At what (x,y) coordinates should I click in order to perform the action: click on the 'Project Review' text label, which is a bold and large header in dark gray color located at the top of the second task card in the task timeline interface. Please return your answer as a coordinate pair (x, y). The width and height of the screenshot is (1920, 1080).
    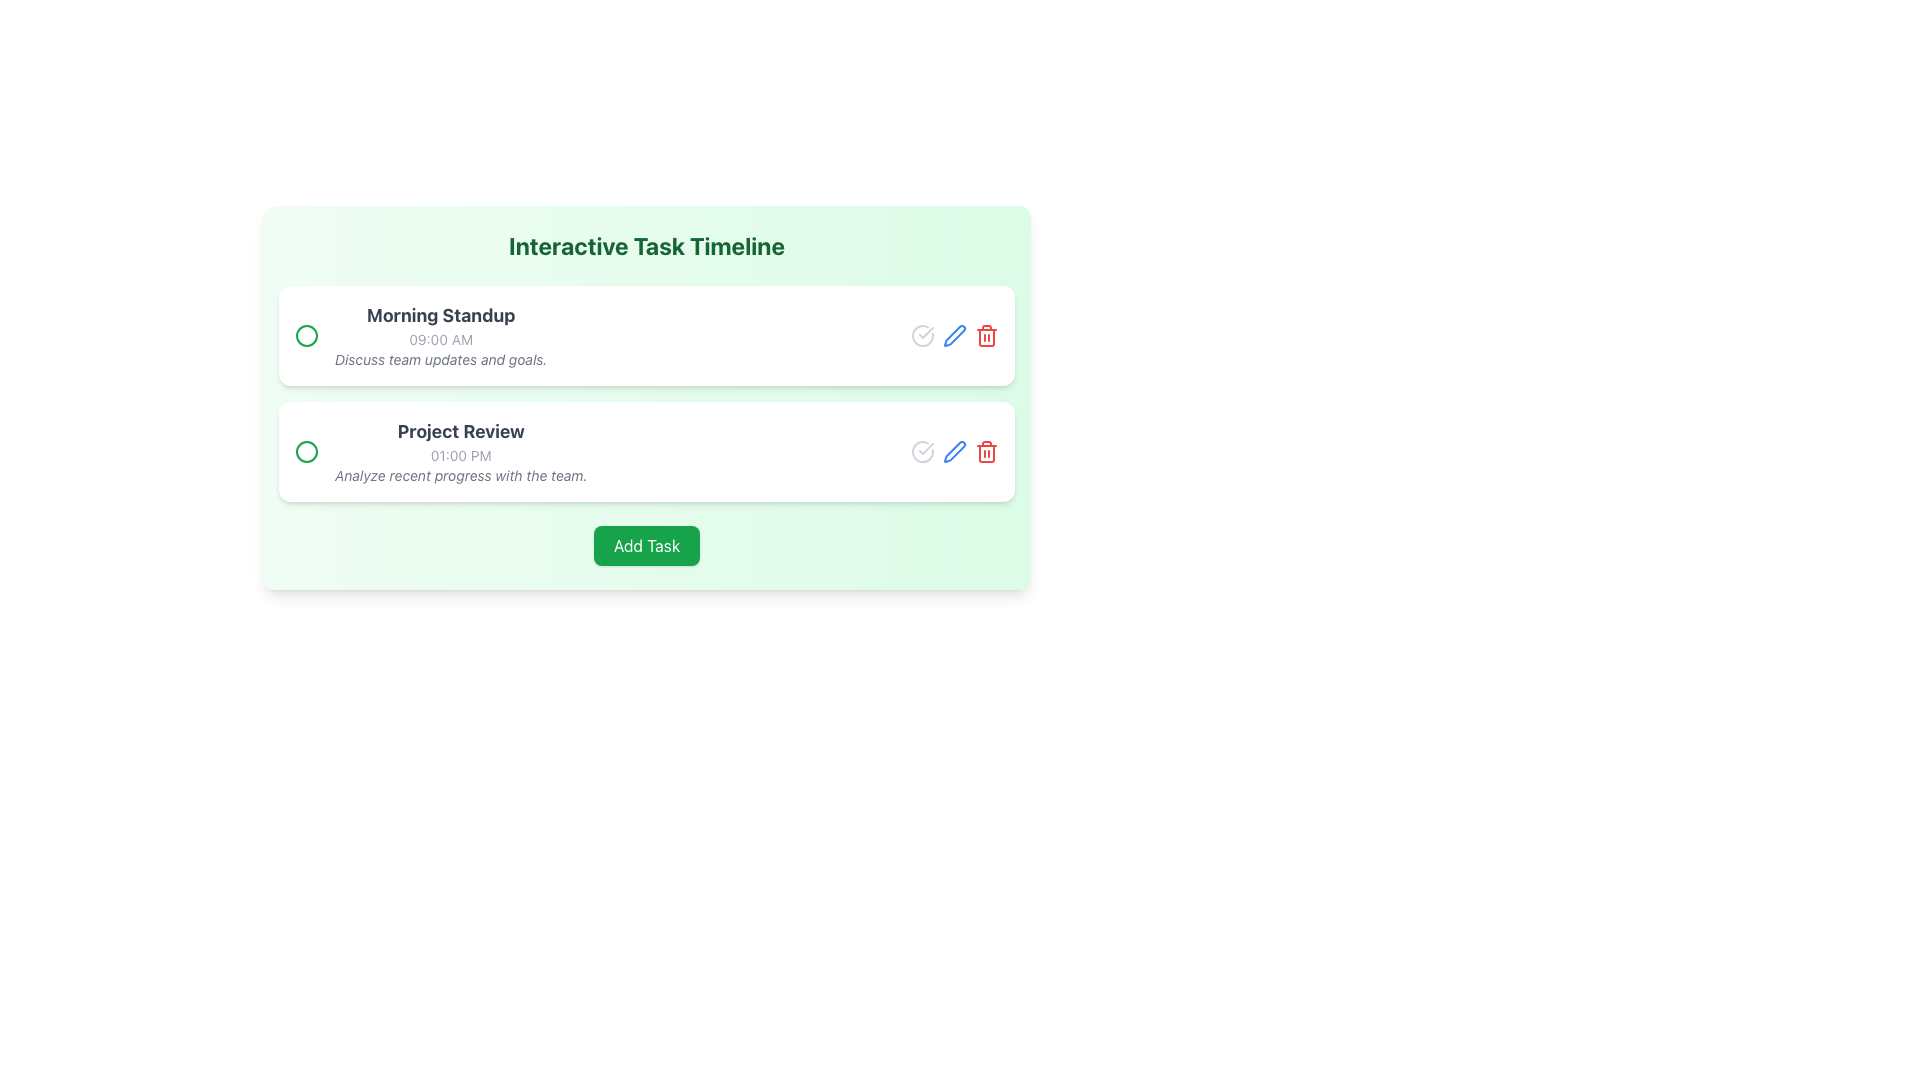
    Looking at the image, I should click on (460, 431).